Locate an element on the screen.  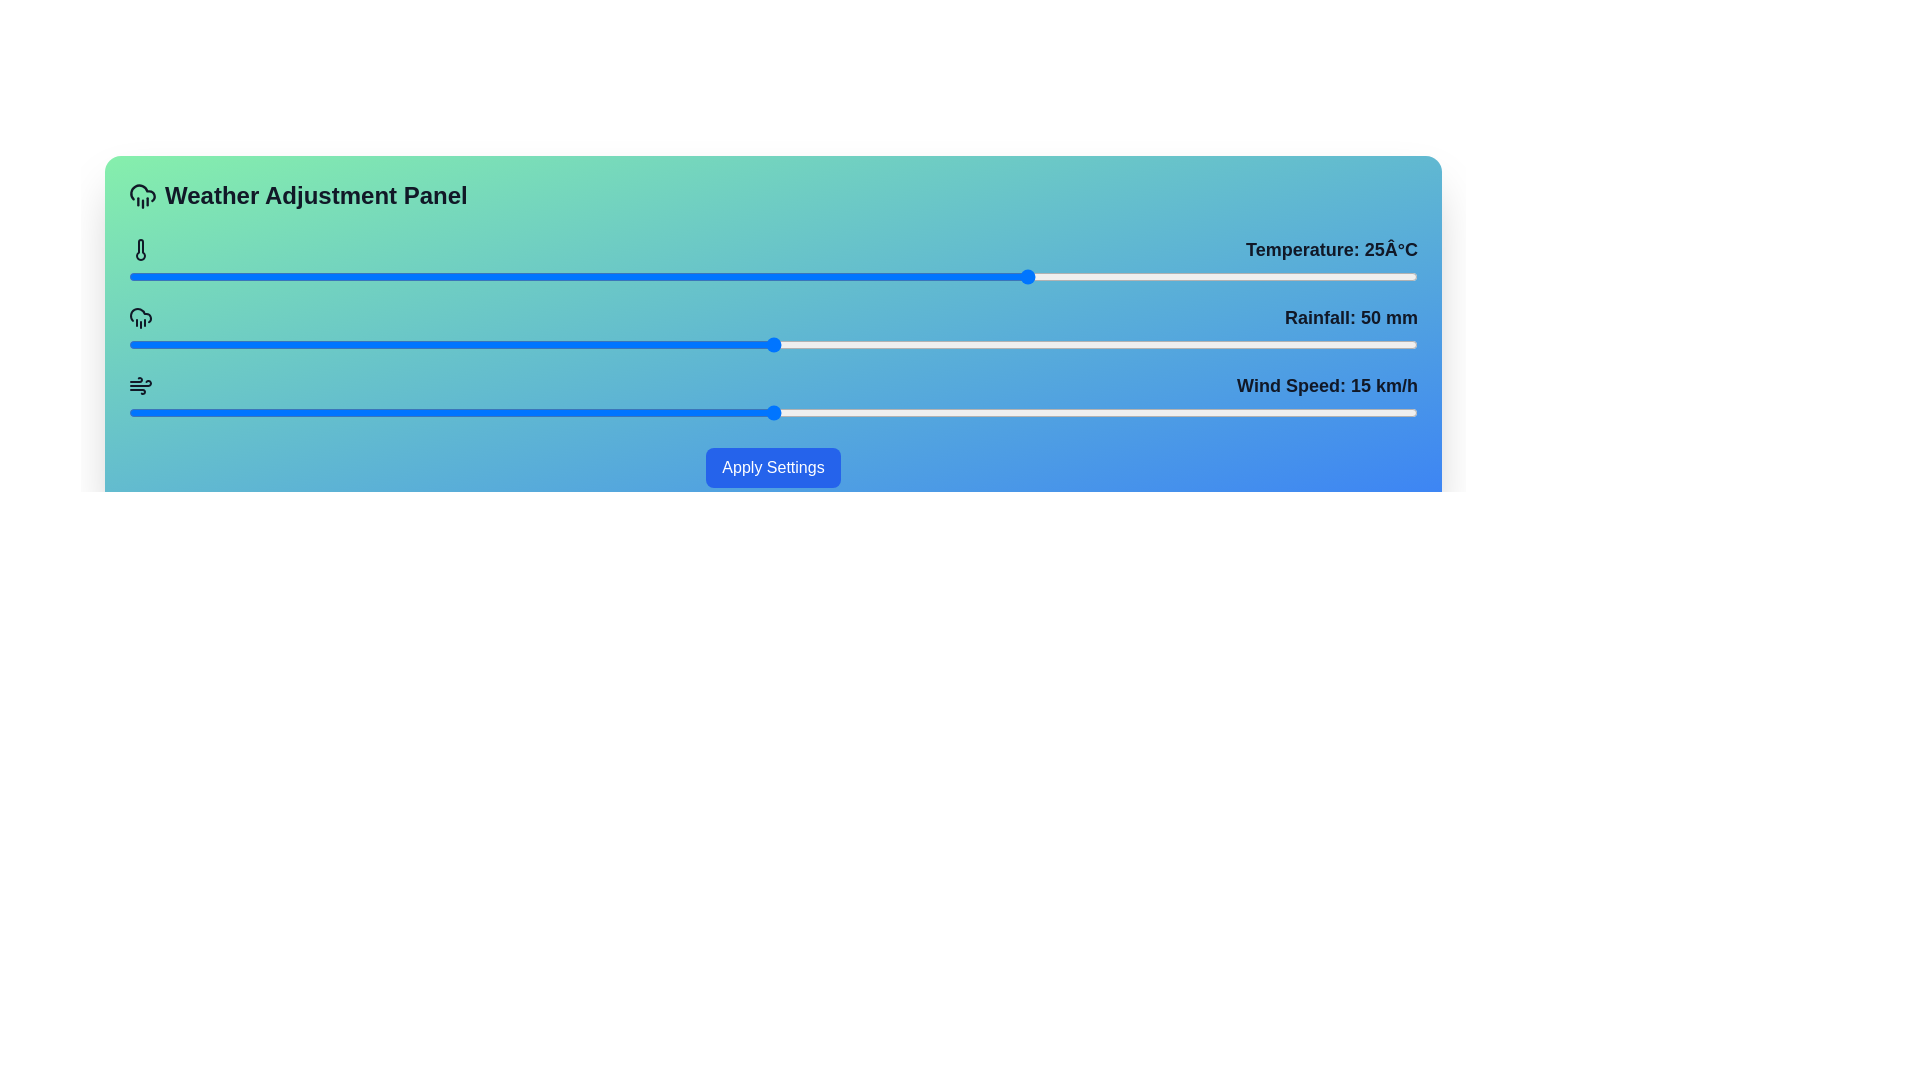
the wind speed is located at coordinates (428, 411).